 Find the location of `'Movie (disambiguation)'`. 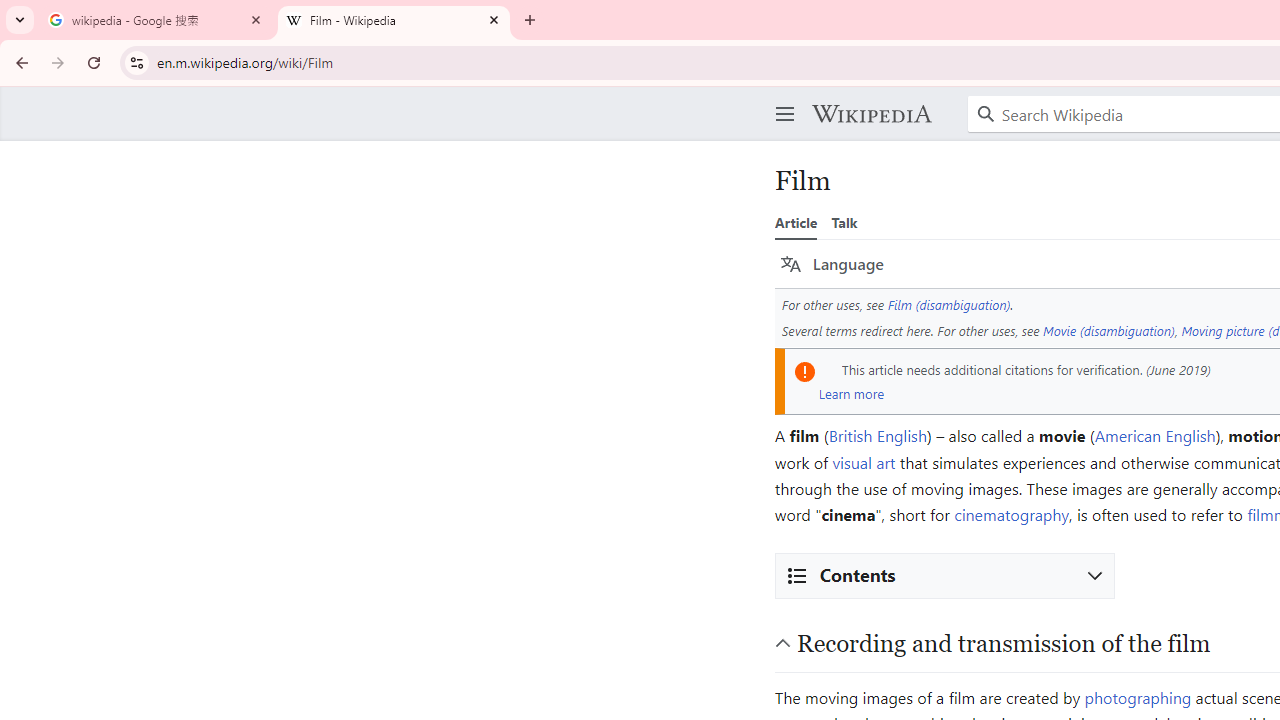

'Movie (disambiguation)' is located at coordinates (1108, 329).